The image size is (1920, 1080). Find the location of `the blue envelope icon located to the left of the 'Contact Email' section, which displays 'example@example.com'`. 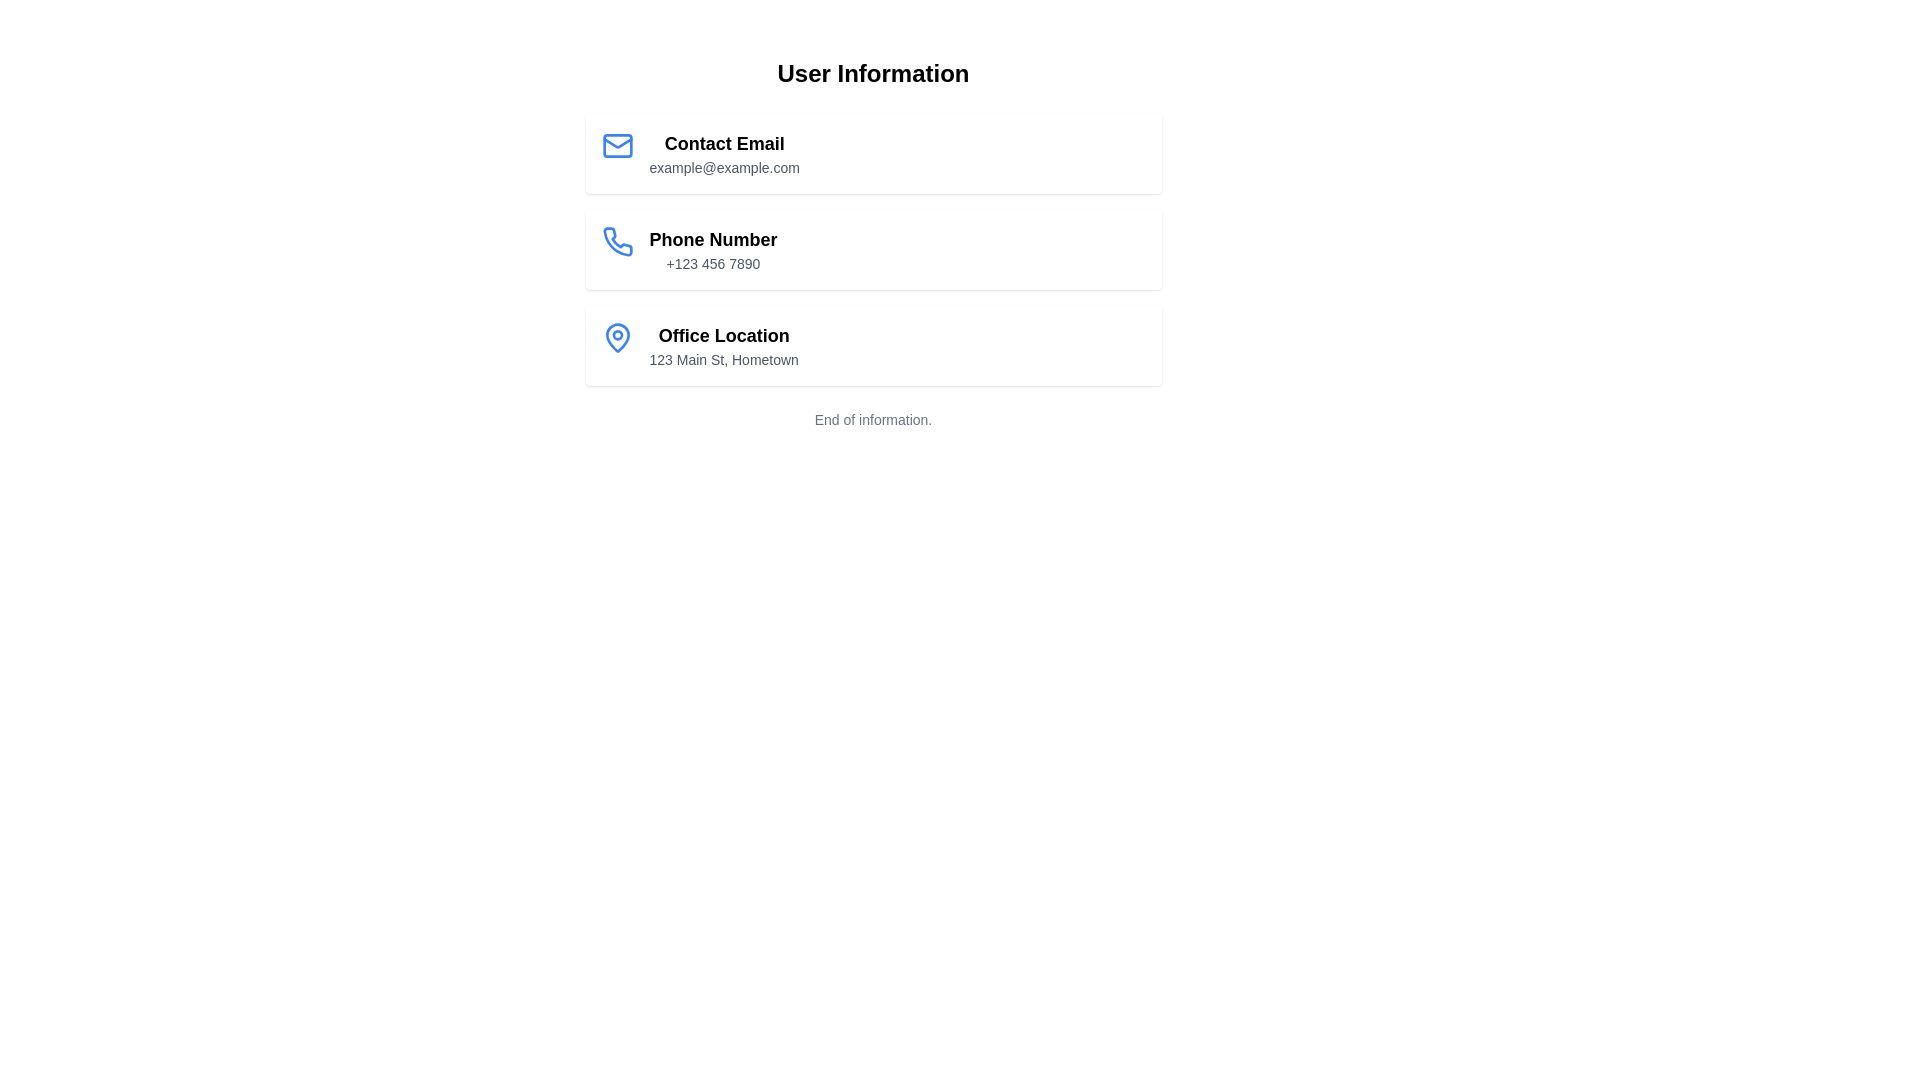

the blue envelope icon located to the left of the 'Contact Email' section, which displays 'example@example.com' is located at coordinates (616, 145).